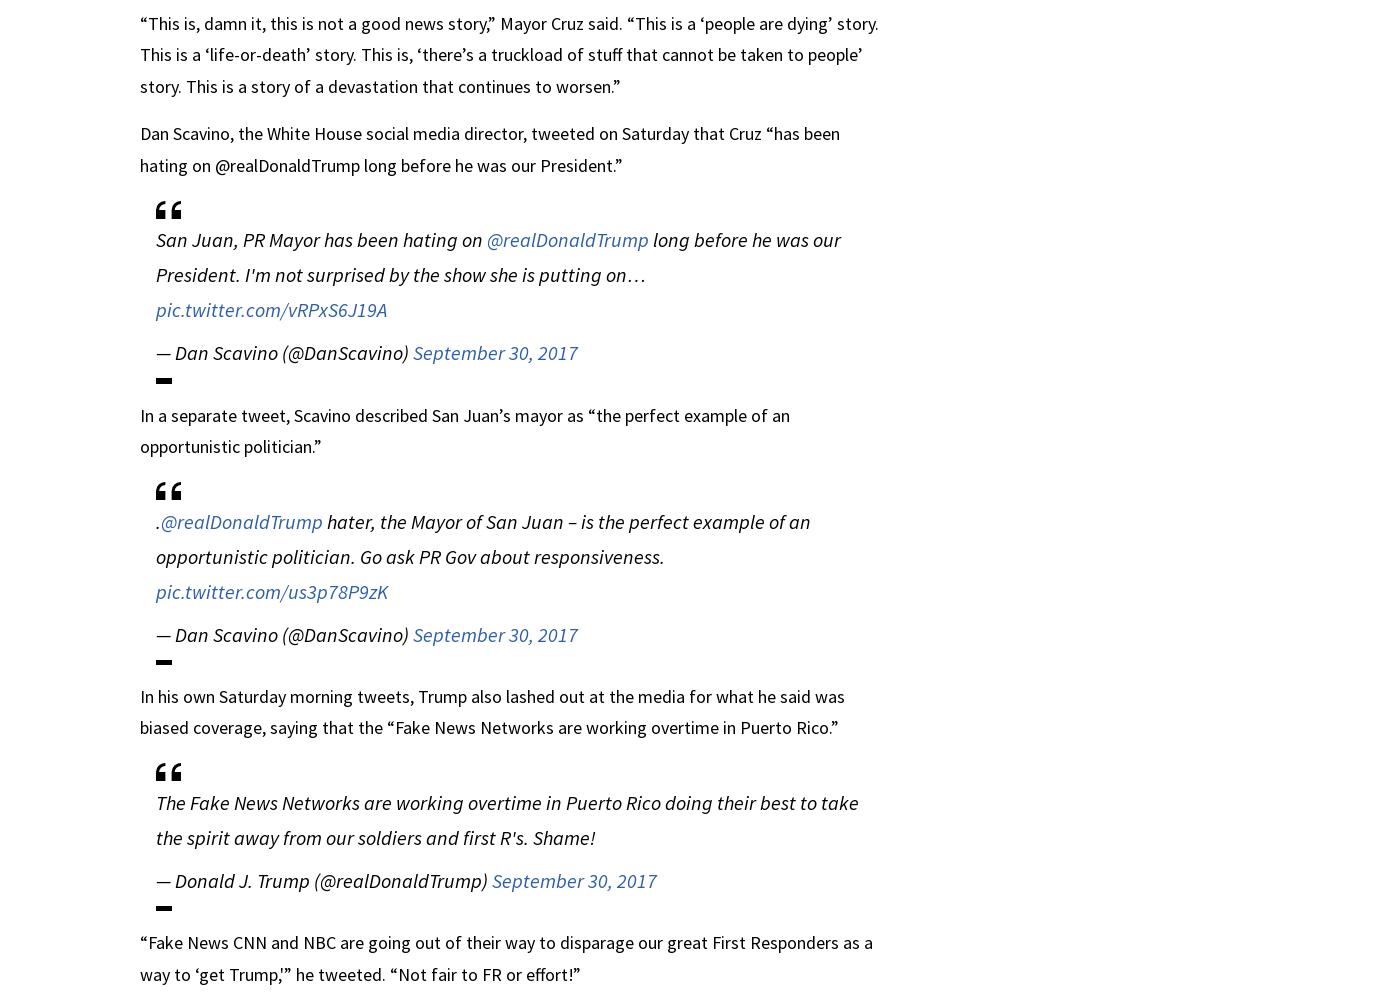  What do you see at coordinates (498, 256) in the screenshot?
I see `'long before he was our President. I'm not surprised by the show she is putting on…'` at bounding box center [498, 256].